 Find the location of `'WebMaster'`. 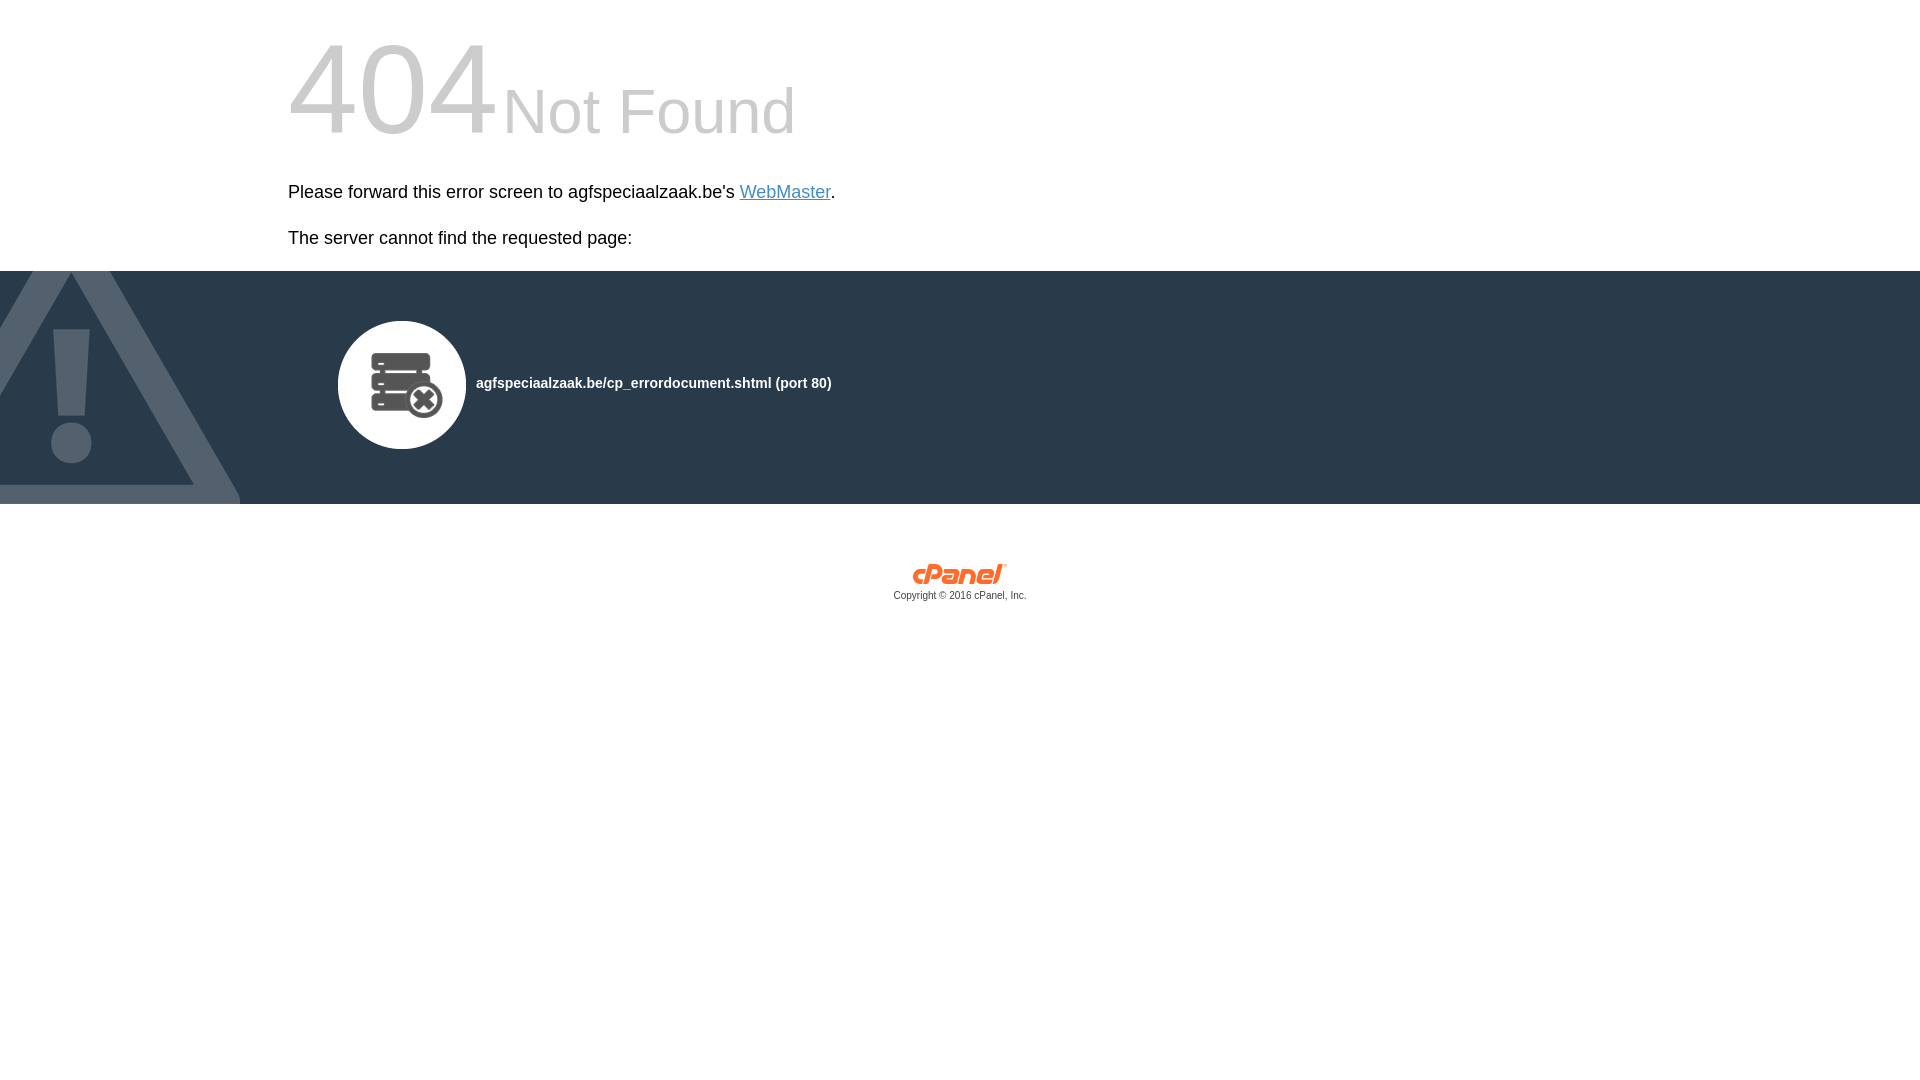

'WebMaster' is located at coordinates (738, 192).